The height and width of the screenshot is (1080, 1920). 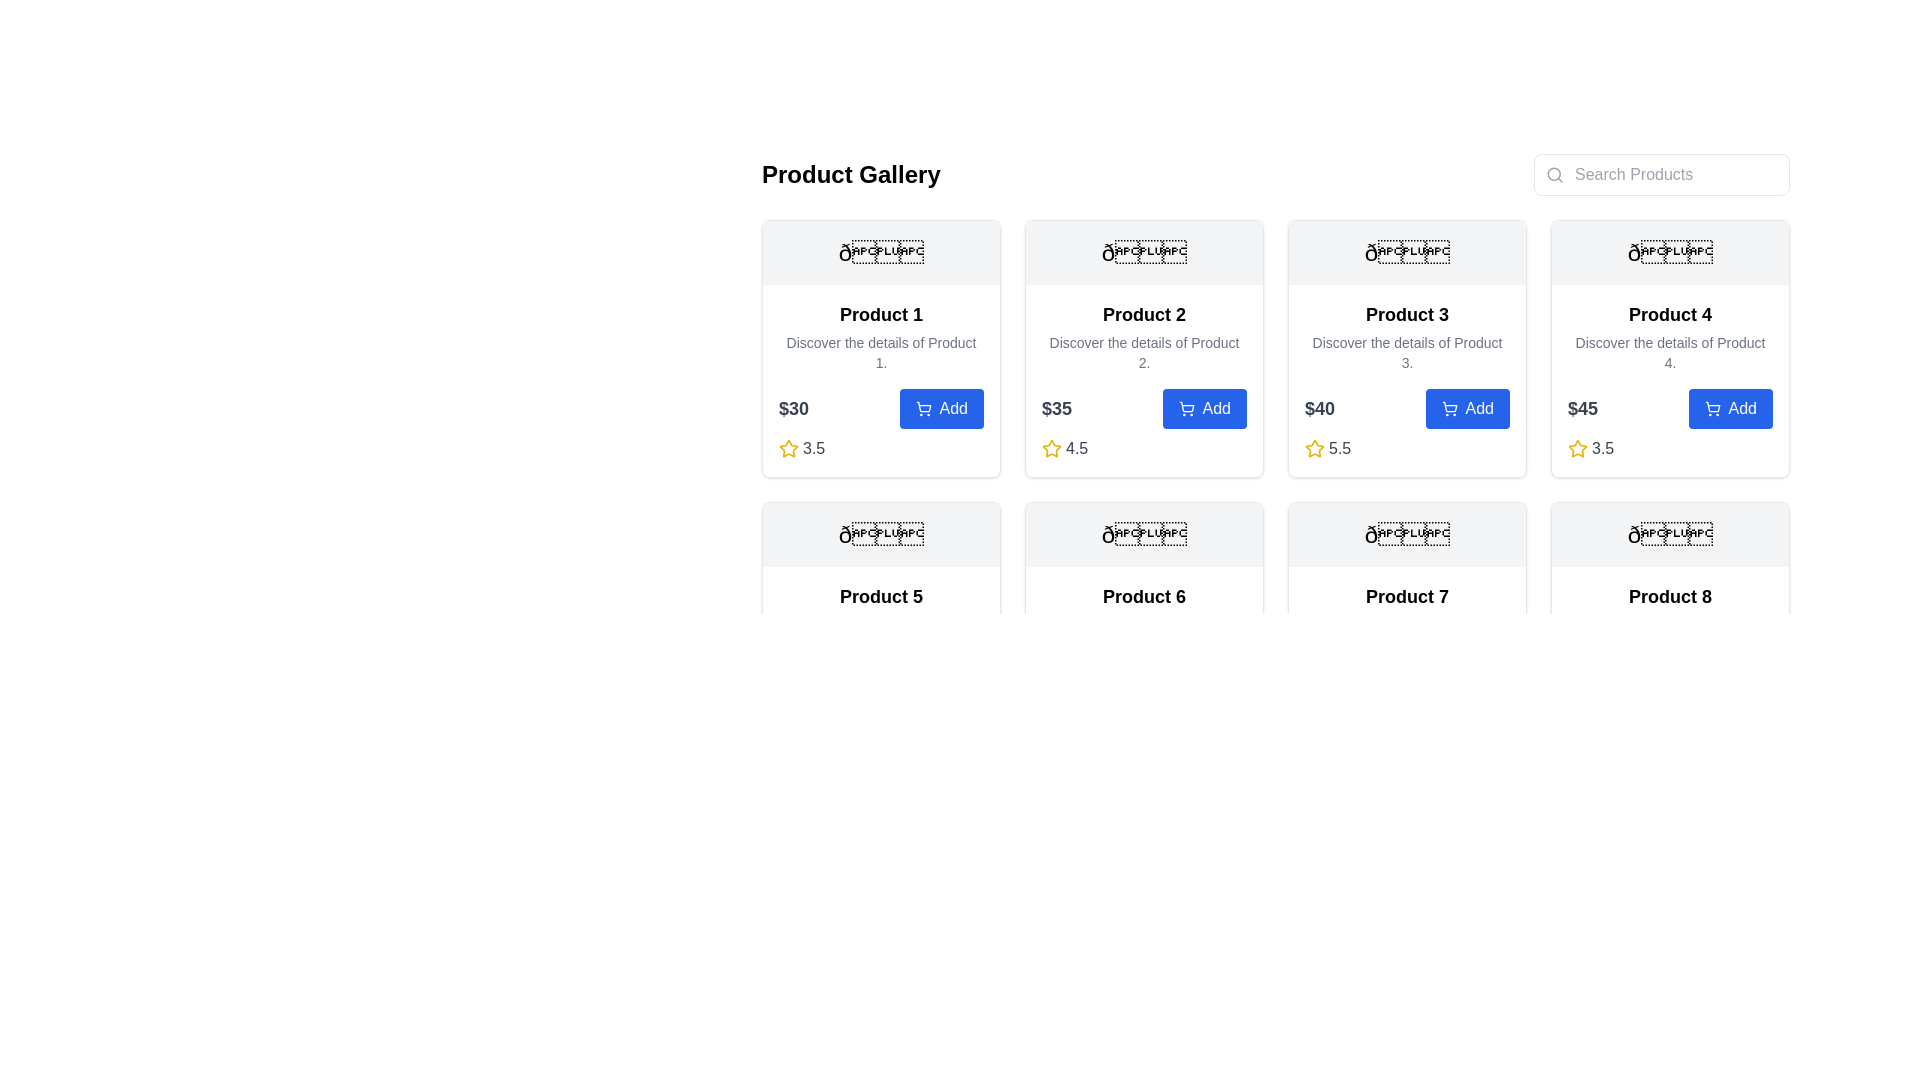 I want to click on the decorative star-like emoji icon at the top of the 'Product 3' card, which is styled in a large font against a light gray background, so click(x=1406, y=252).